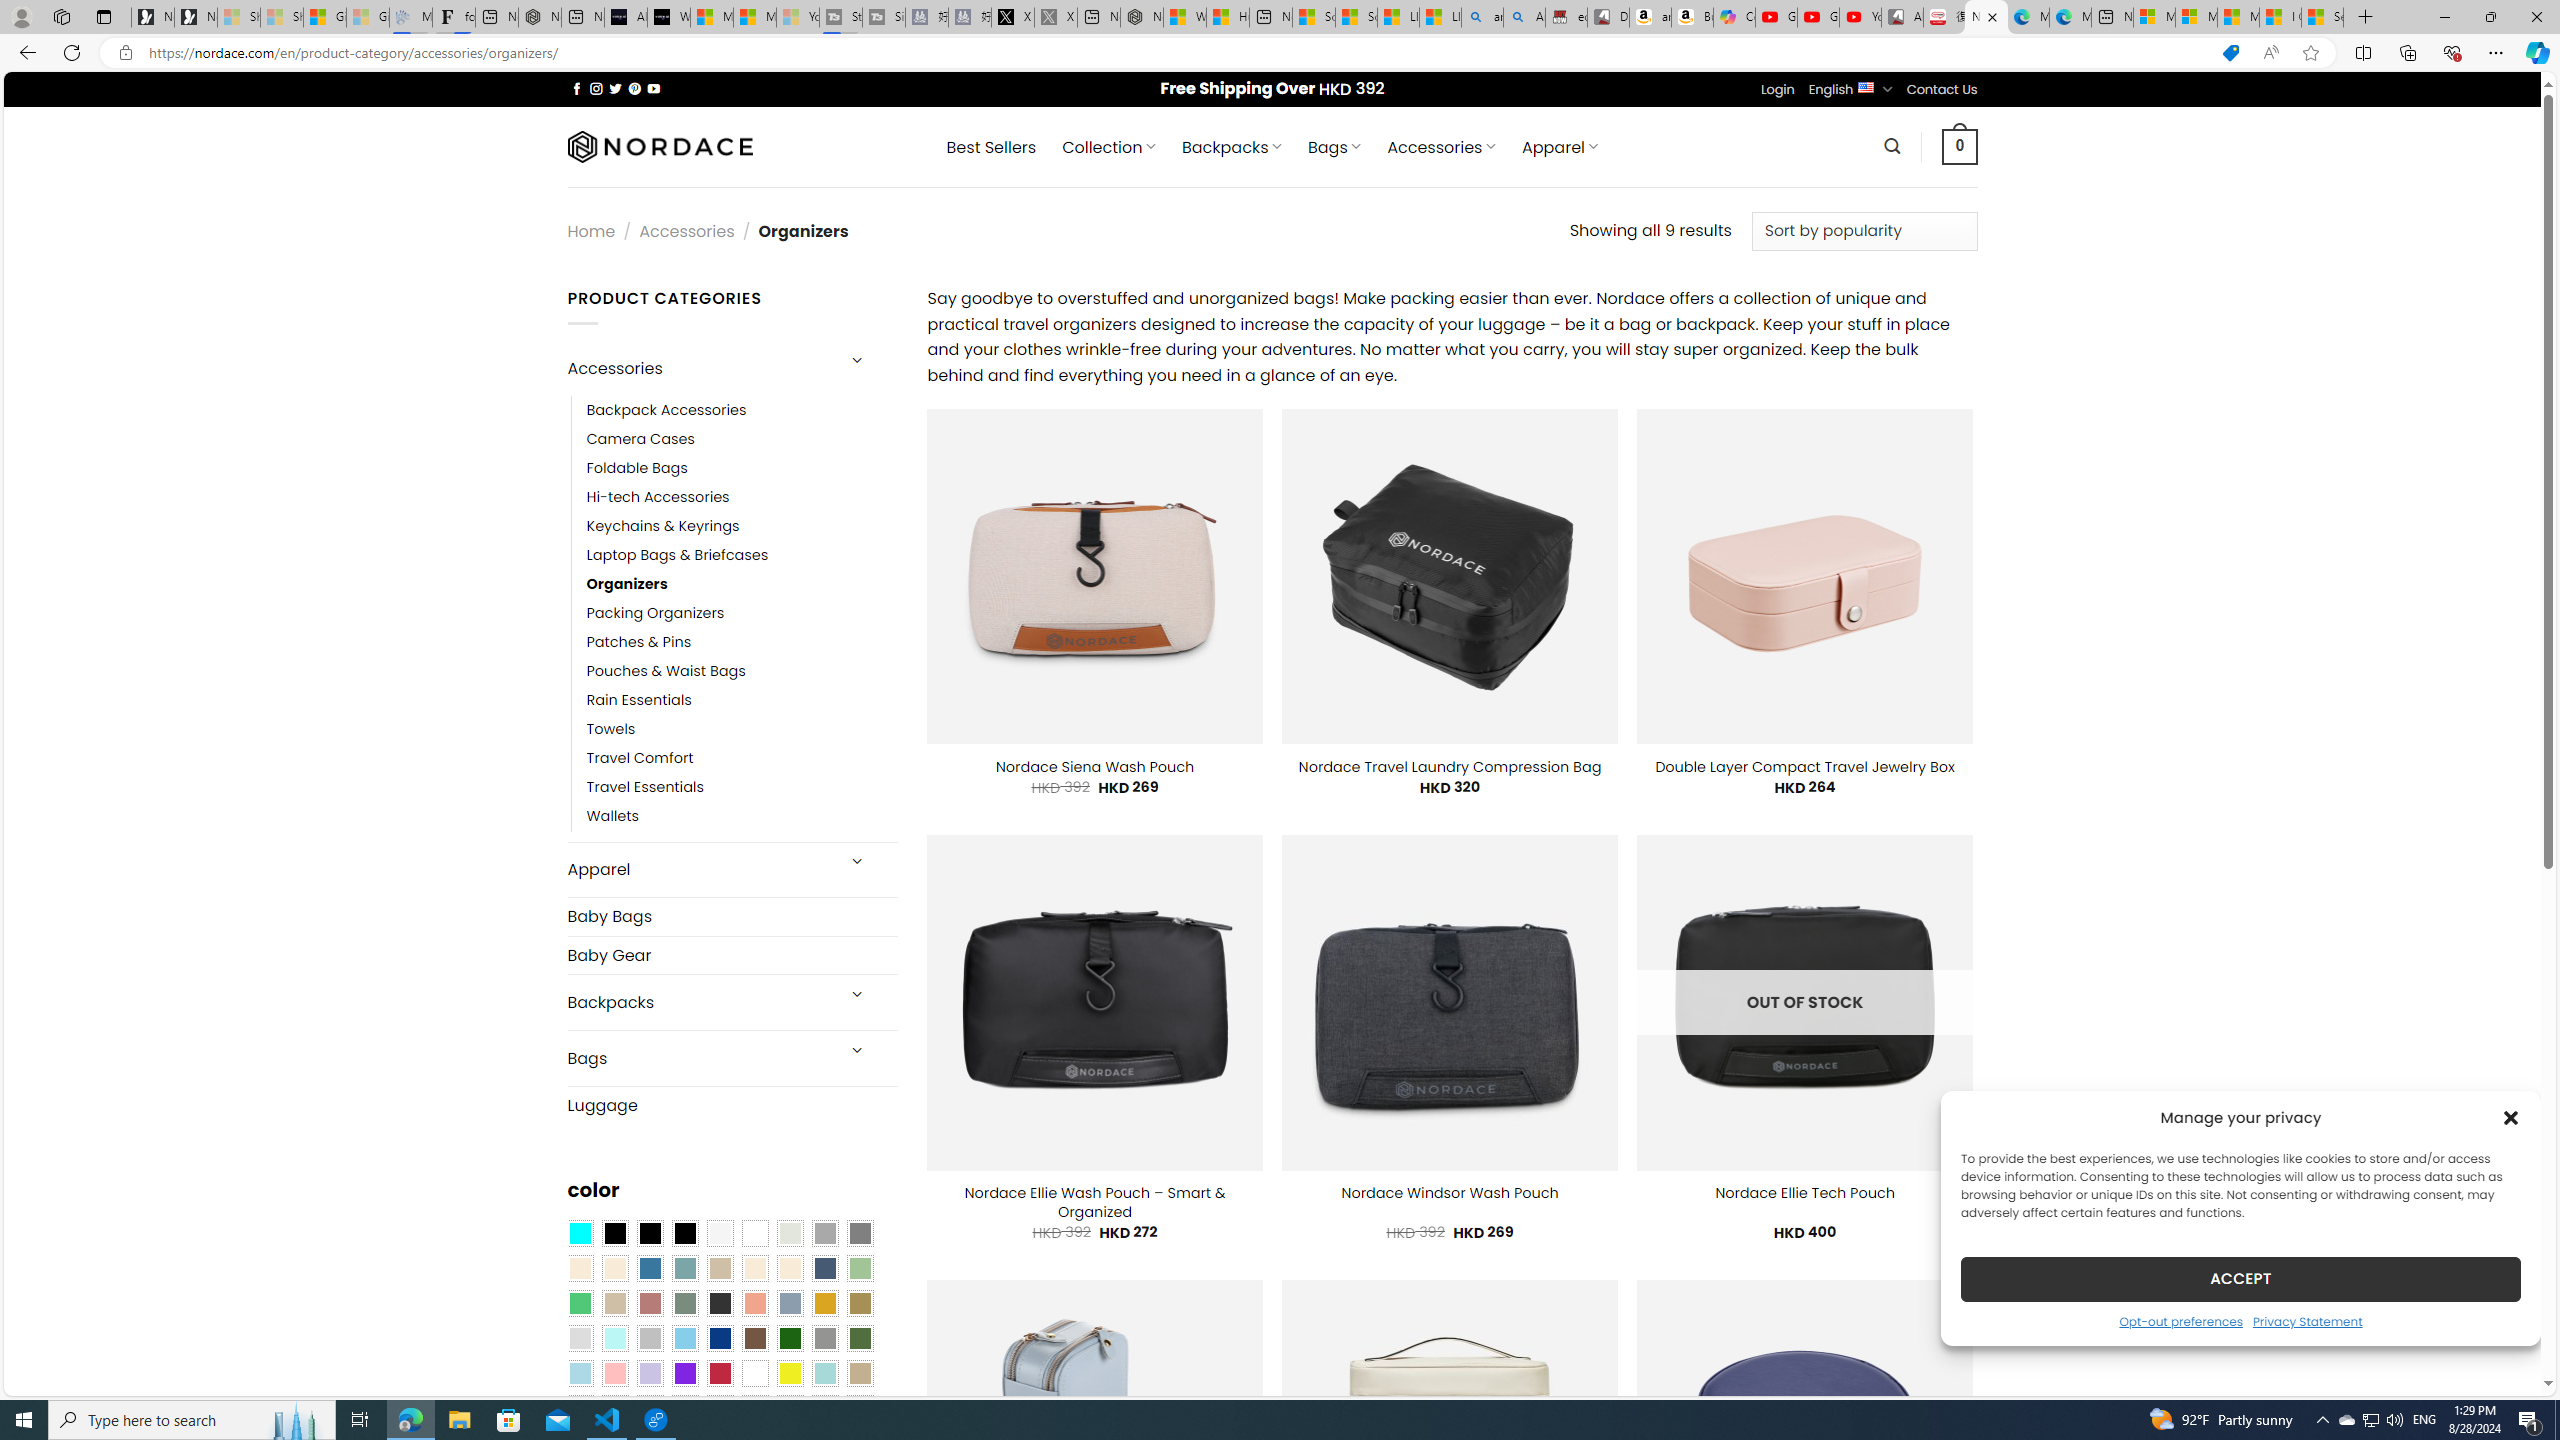  Describe the element at coordinates (1227, 16) in the screenshot. I see `'Huge shark washes ashore at New York City beach | Watch'` at that location.